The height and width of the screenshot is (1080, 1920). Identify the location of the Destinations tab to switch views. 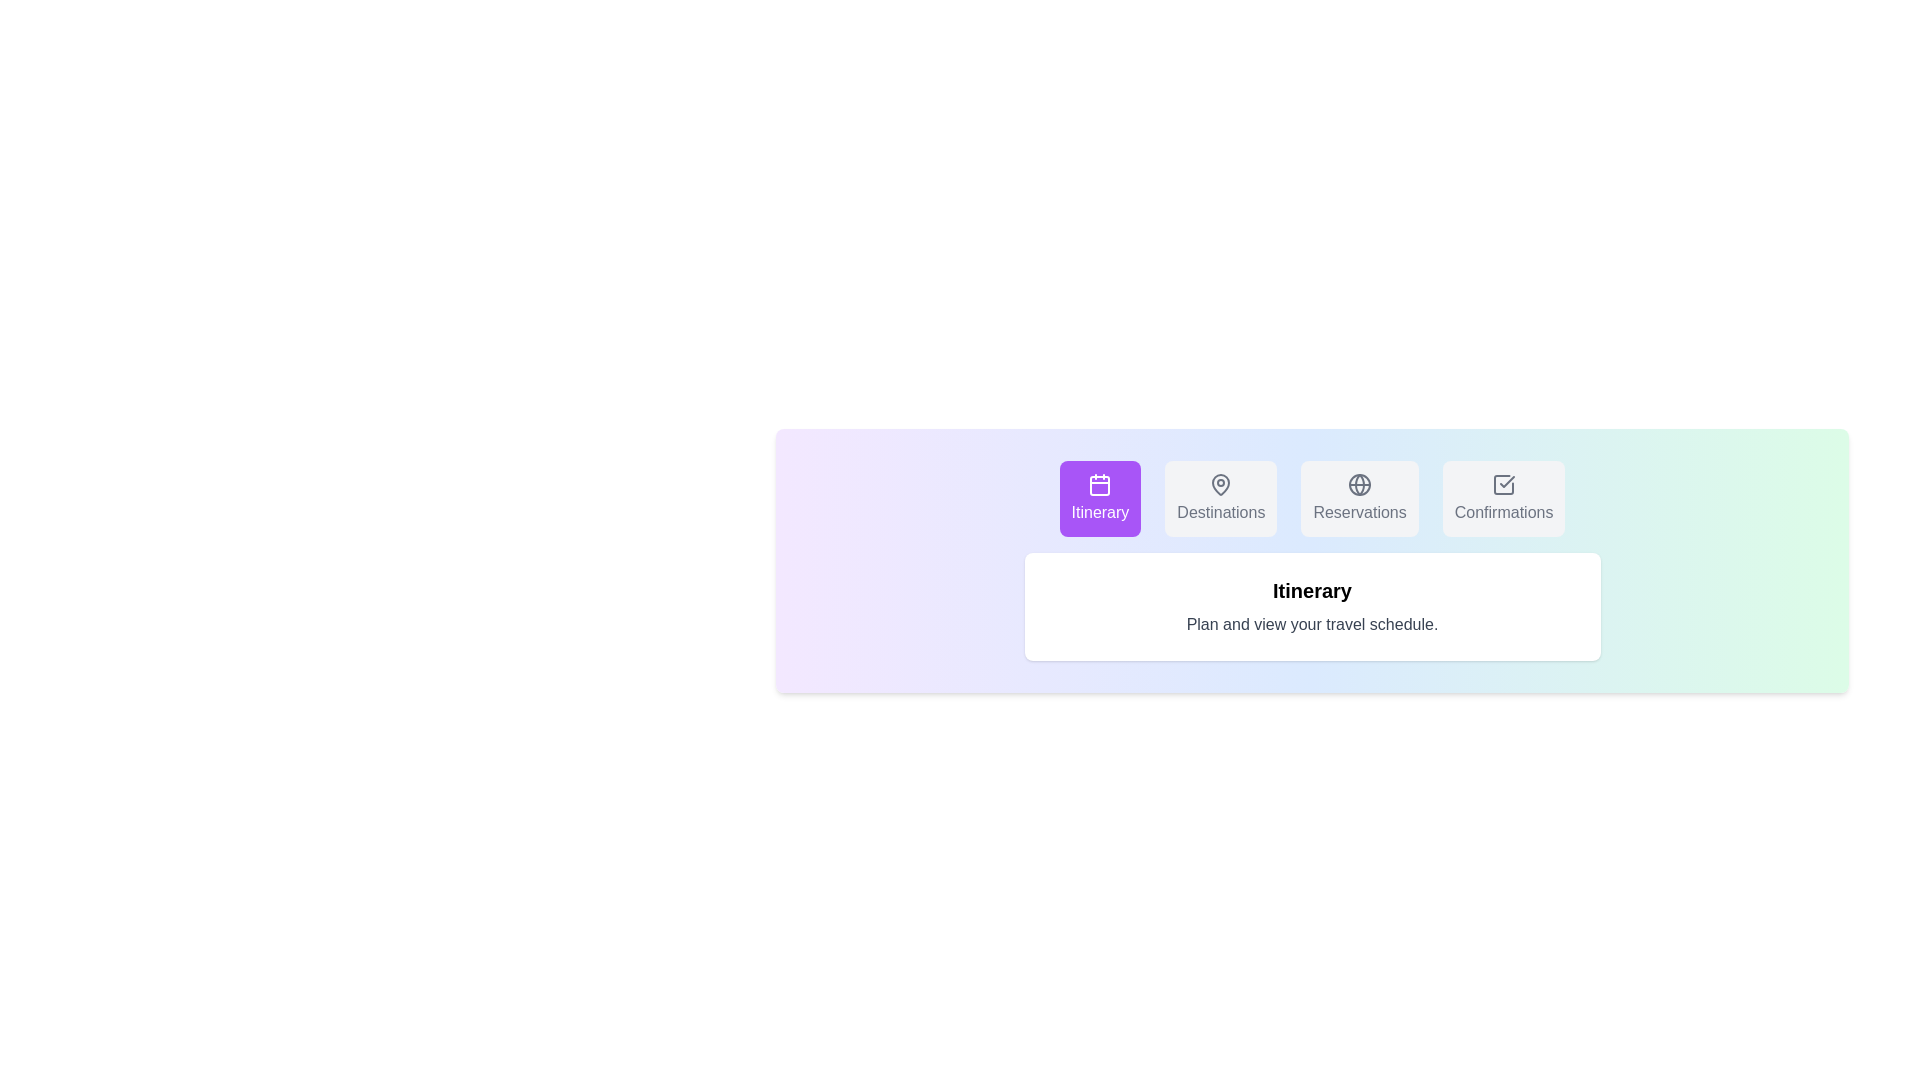
(1220, 497).